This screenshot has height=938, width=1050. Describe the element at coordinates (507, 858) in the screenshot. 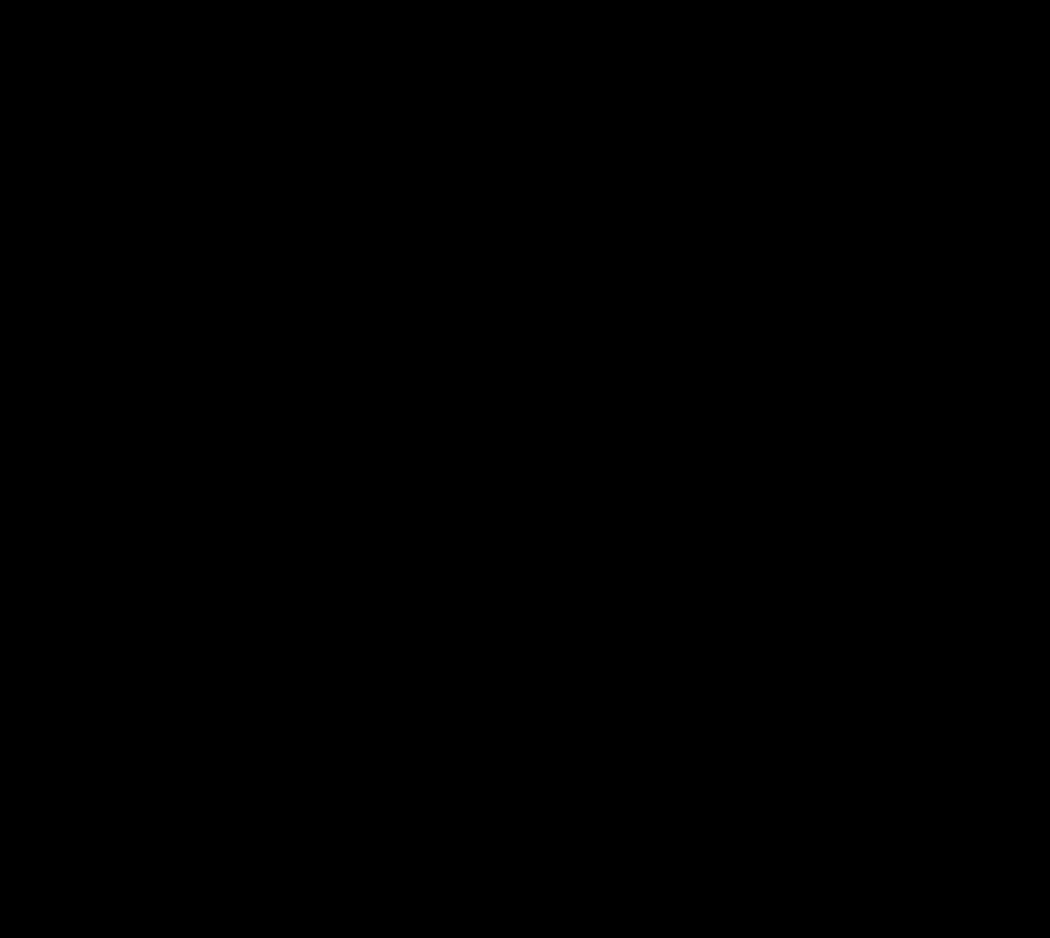

I see `'What are three tangible things you feel have shifted in you or the way that you approach your life and work, as a result of this course?'` at that location.